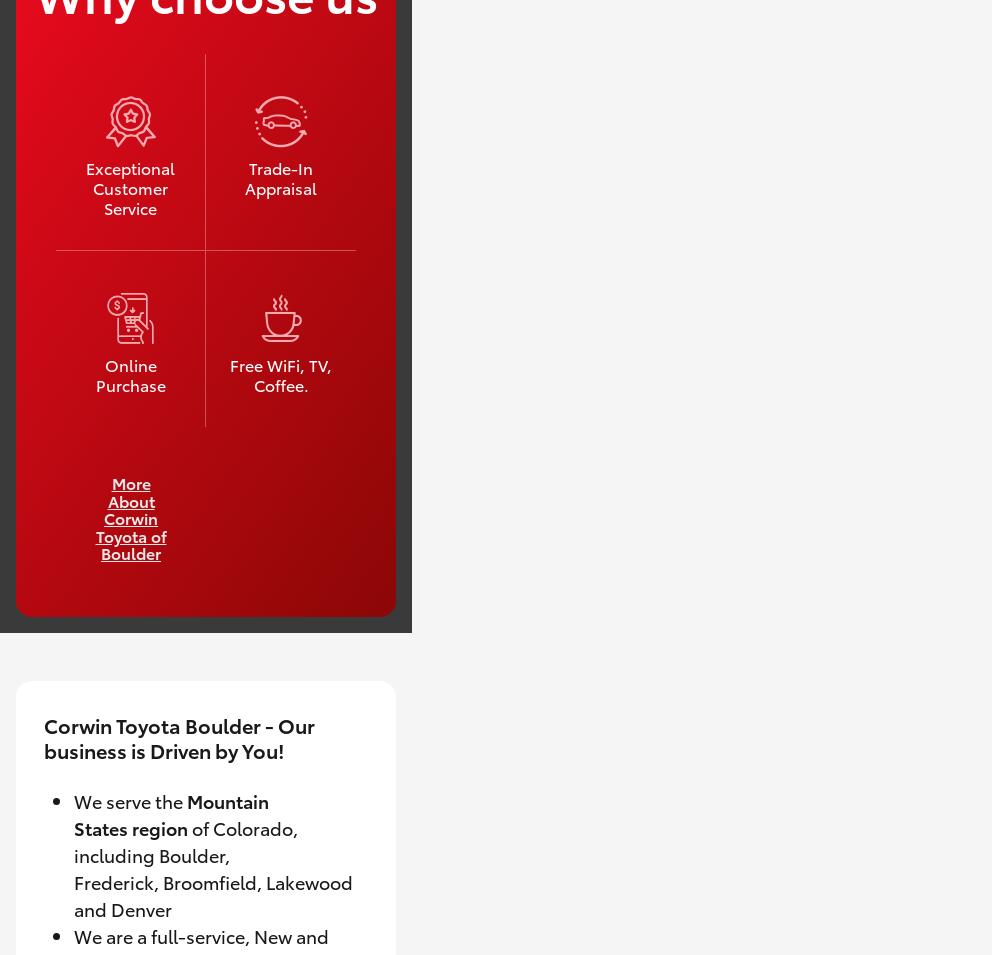  I want to click on 'of Colorado, including Boulder, Frederick,', so click(185, 854).